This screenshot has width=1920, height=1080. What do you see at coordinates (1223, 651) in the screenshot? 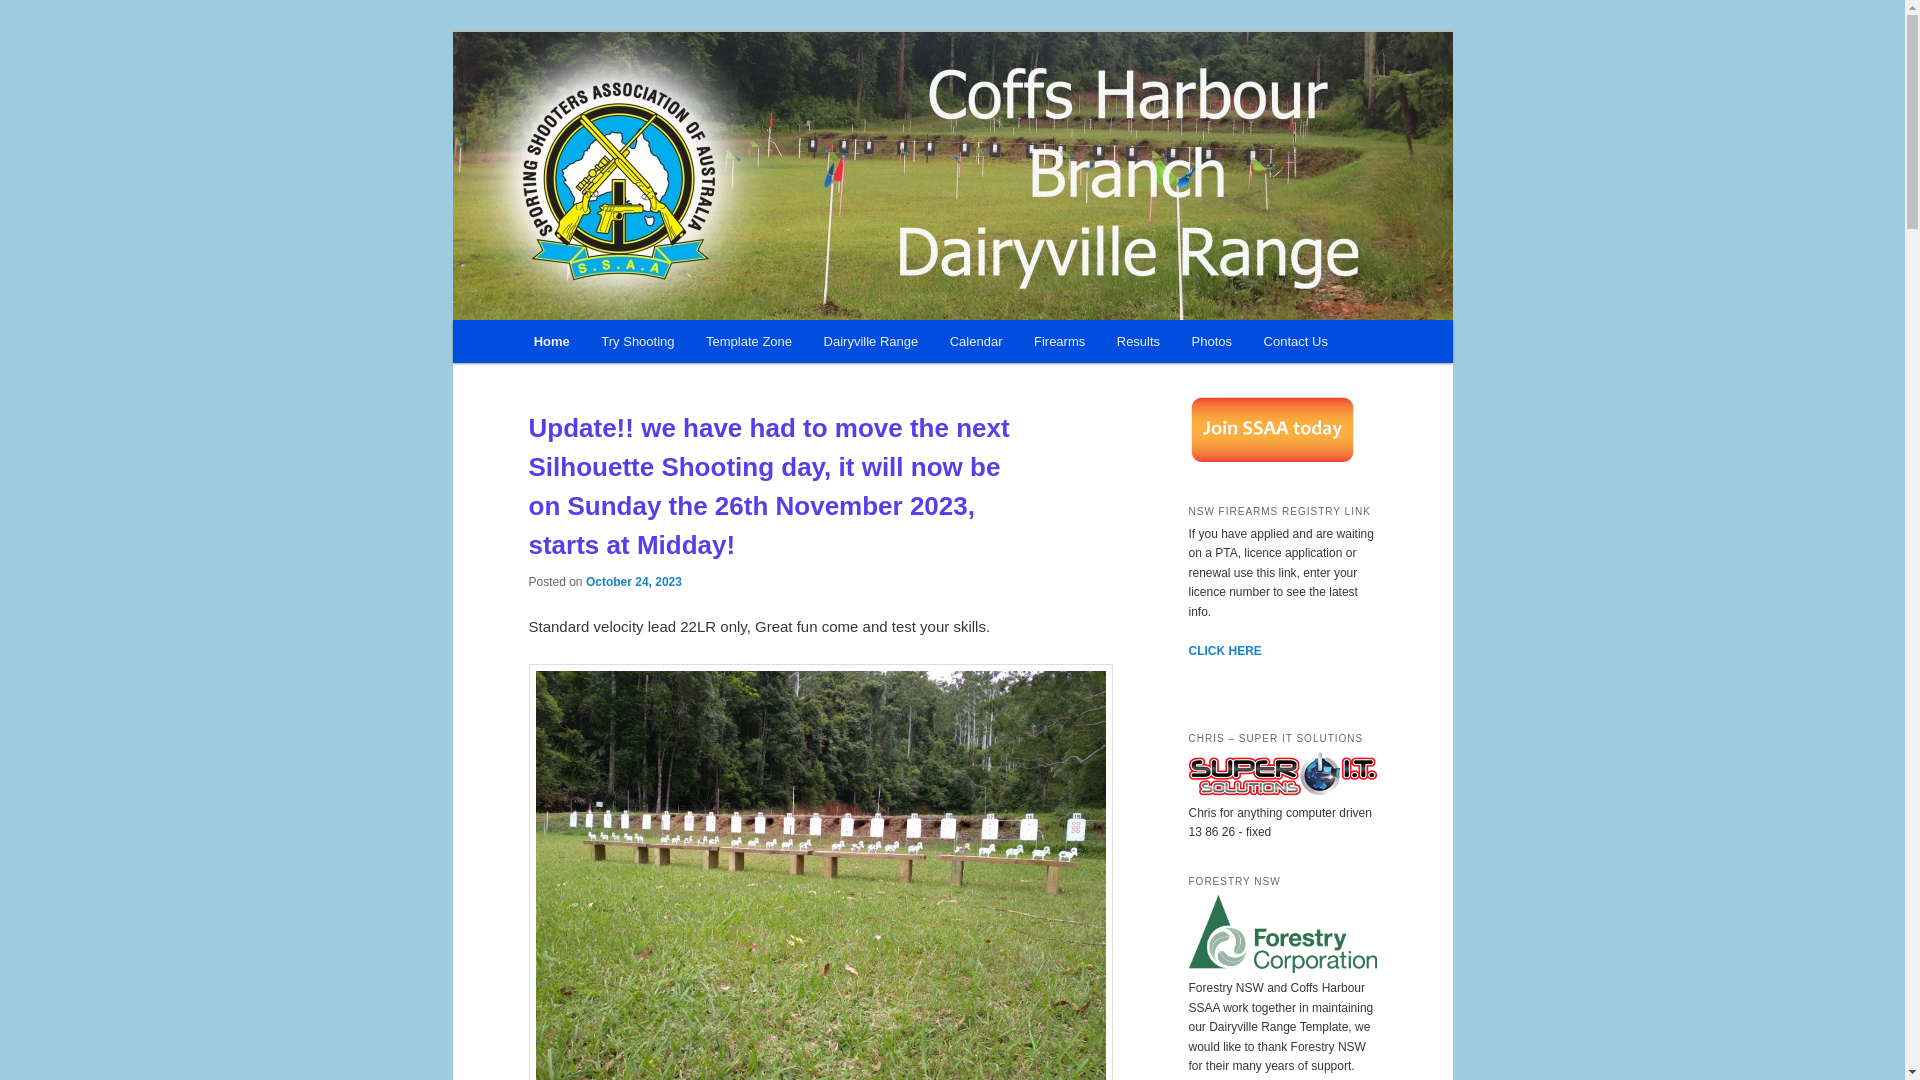
I see `'CLICK HERE'` at bounding box center [1223, 651].